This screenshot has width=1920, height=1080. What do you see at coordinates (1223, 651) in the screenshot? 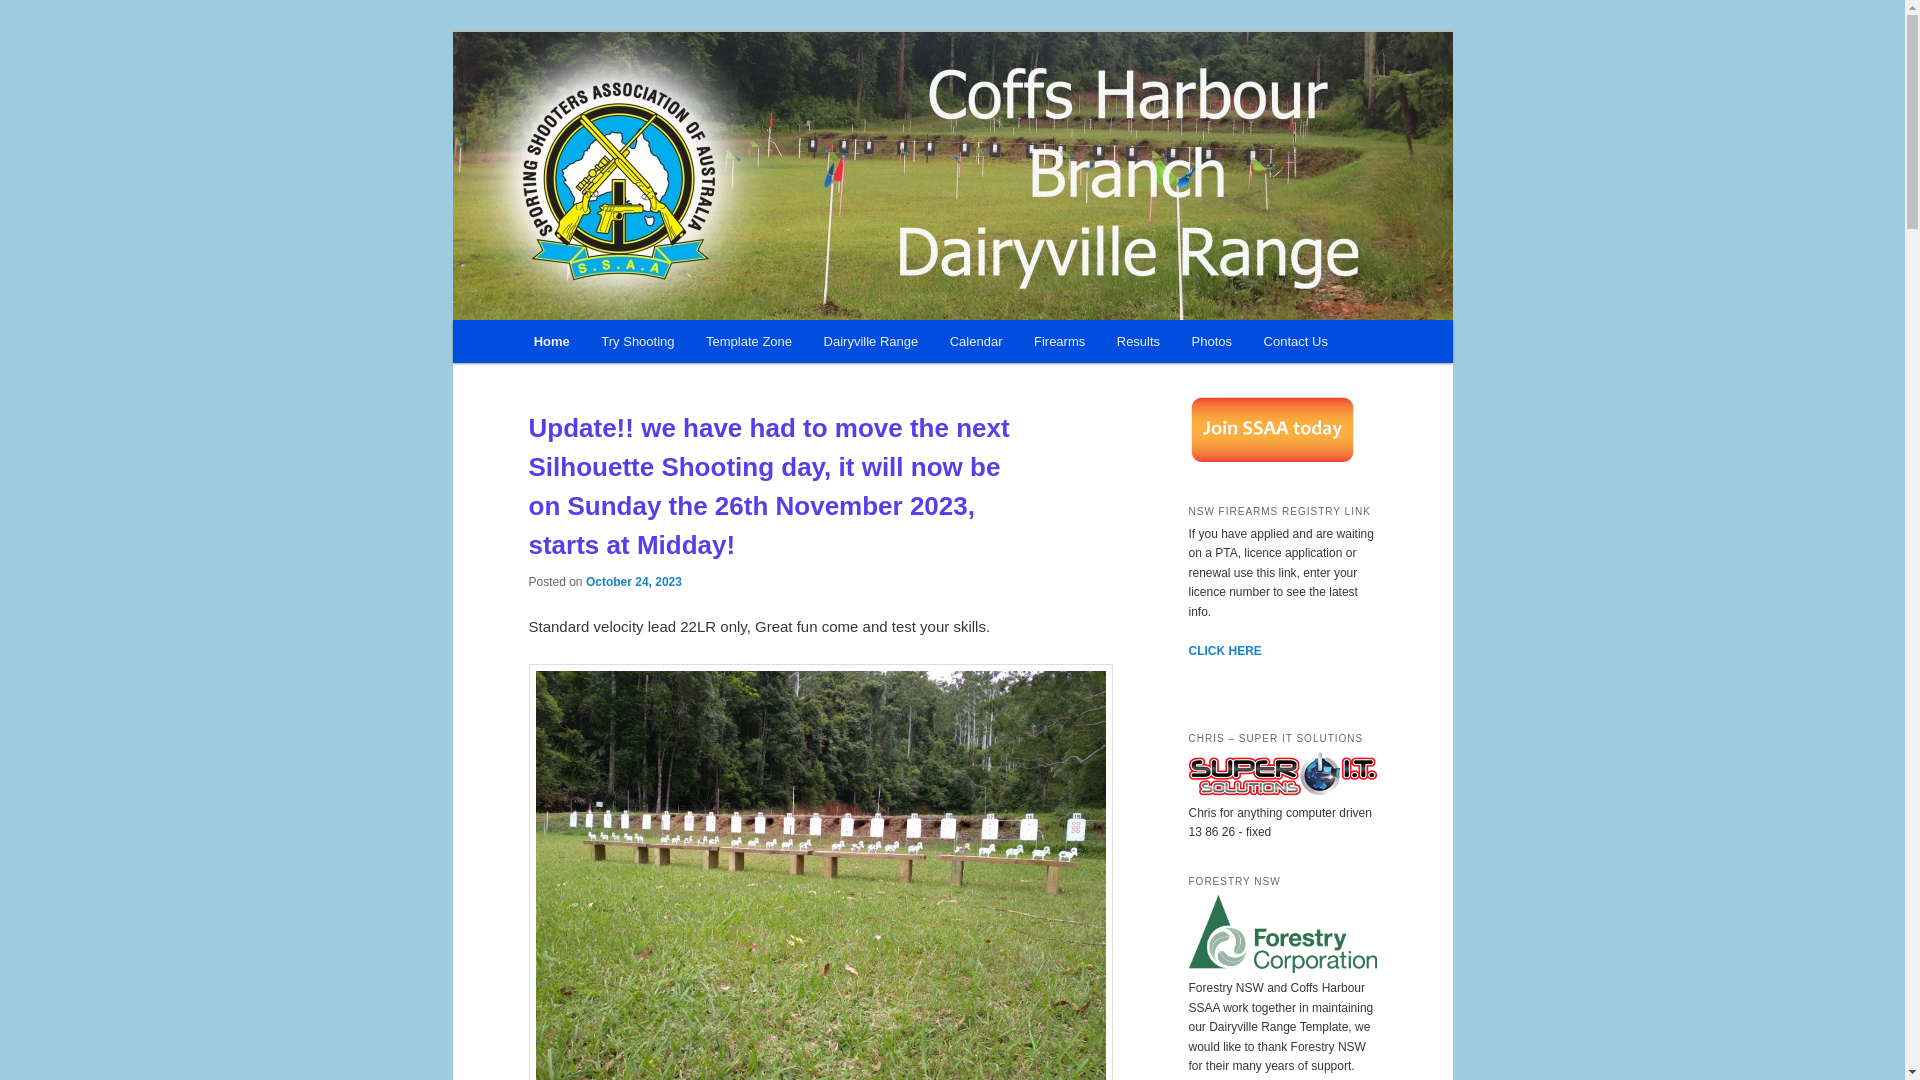
I see `'CLICK HERE'` at bounding box center [1223, 651].